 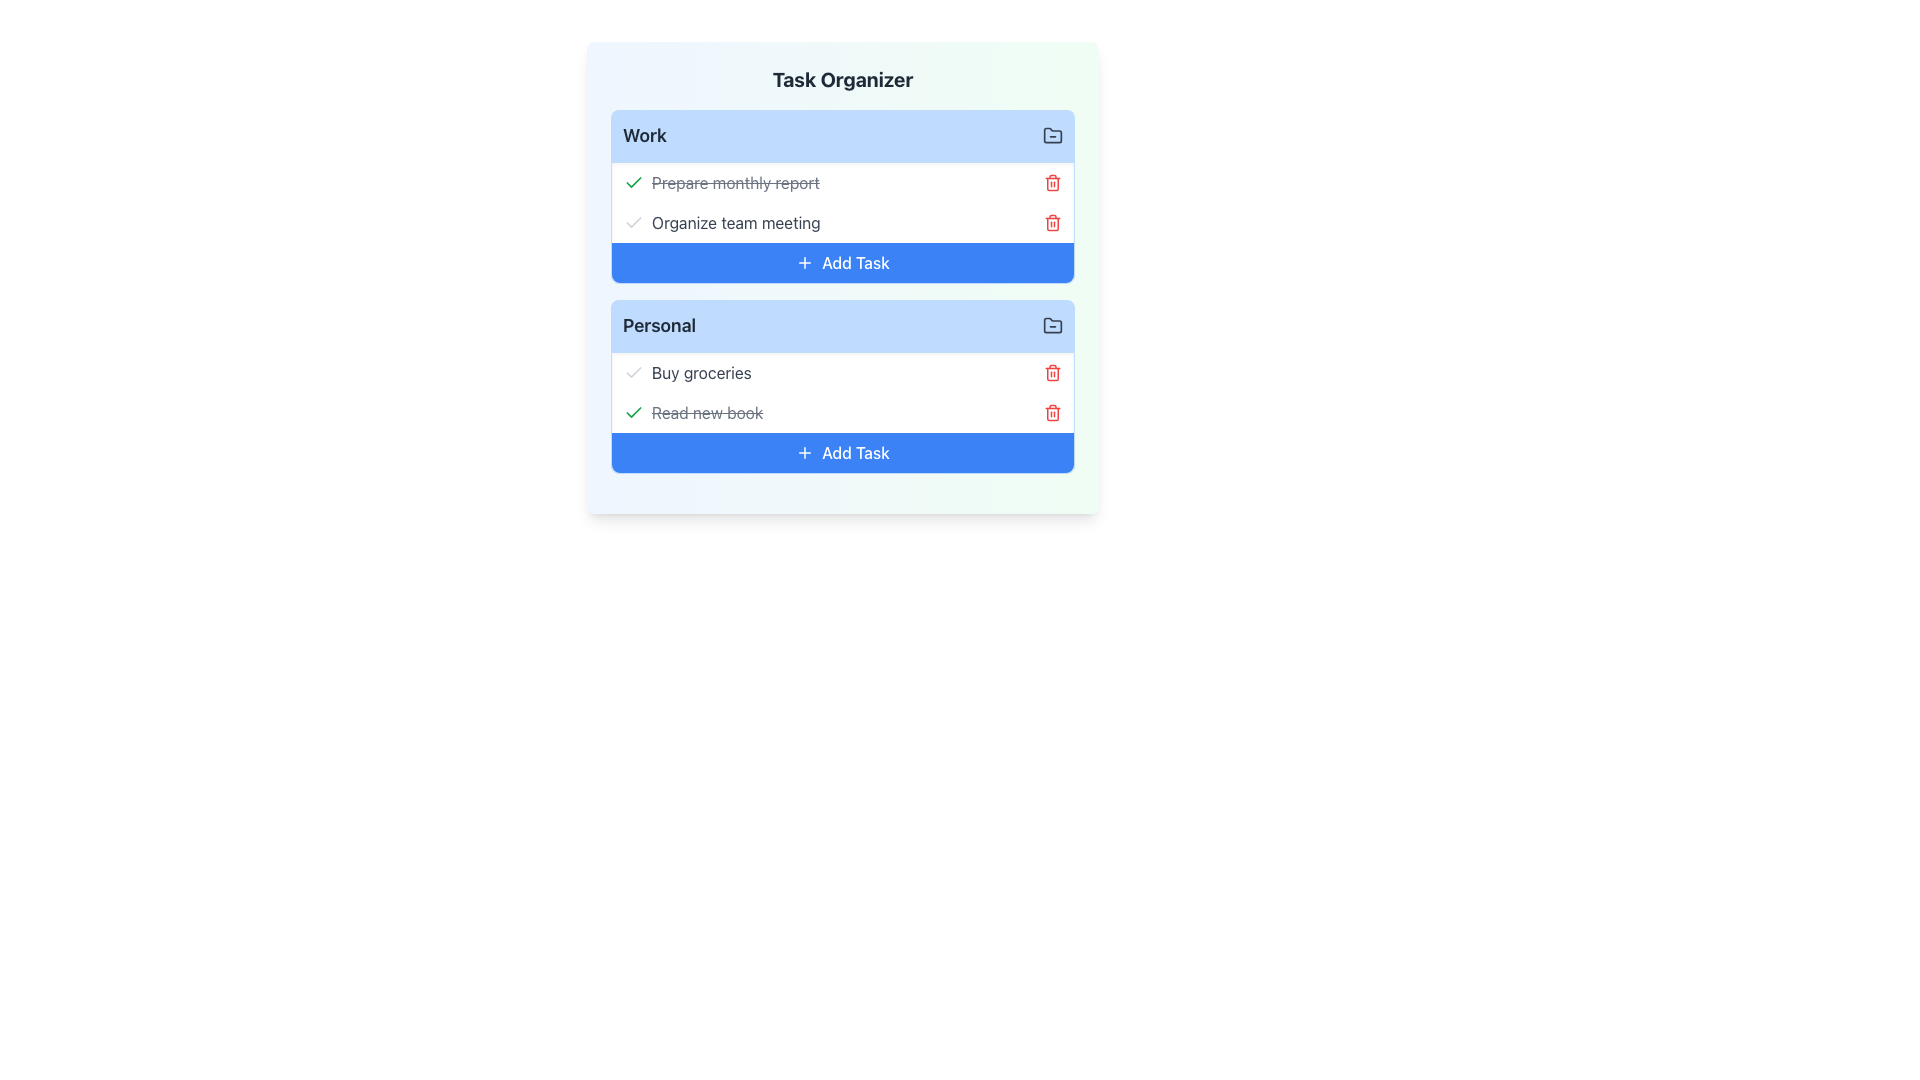 I want to click on the static text label indicating the task titled 'Organize team meeting', which is positioned between 'Prepare monthly report' and '+ Add Task' in the 'Work' task section, so click(x=735, y=223).